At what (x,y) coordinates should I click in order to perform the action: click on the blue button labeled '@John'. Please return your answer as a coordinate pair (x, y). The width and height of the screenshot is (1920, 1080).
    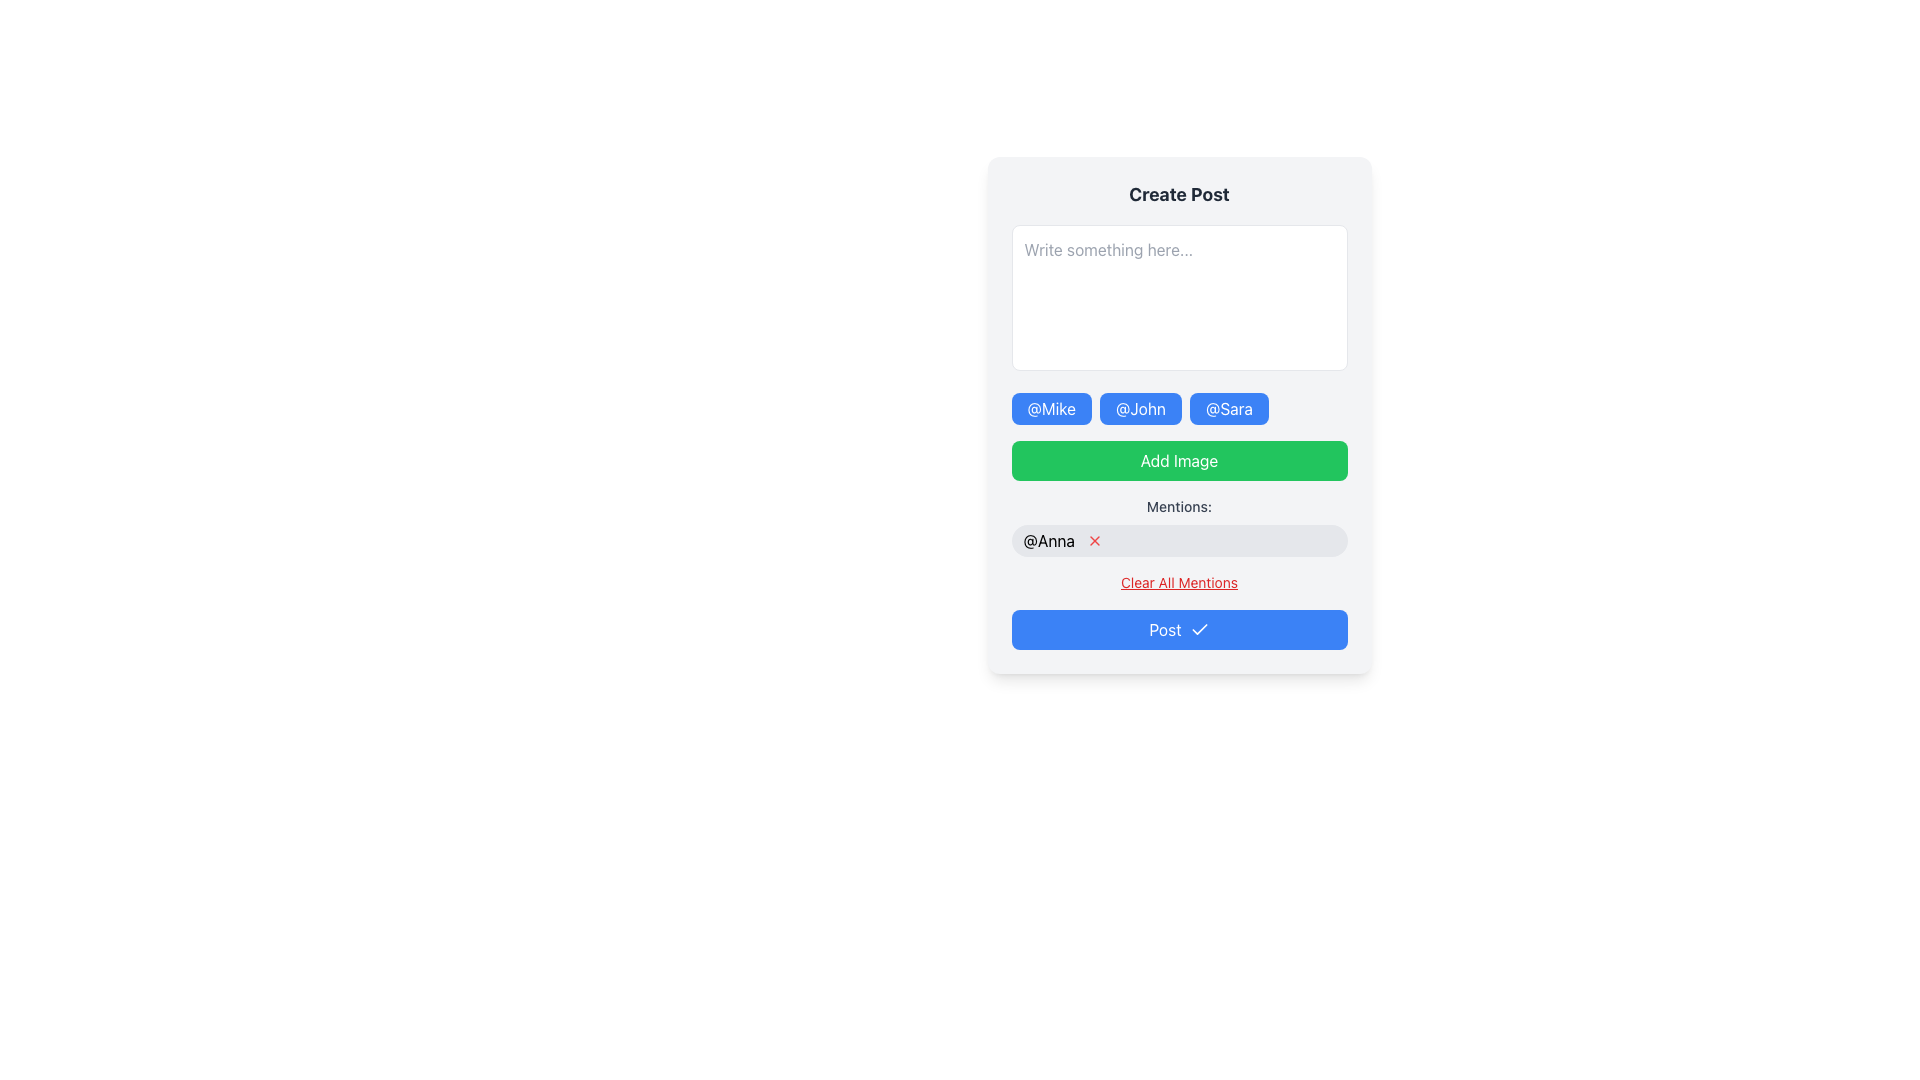
    Looking at the image, I should click on (1179, 414).